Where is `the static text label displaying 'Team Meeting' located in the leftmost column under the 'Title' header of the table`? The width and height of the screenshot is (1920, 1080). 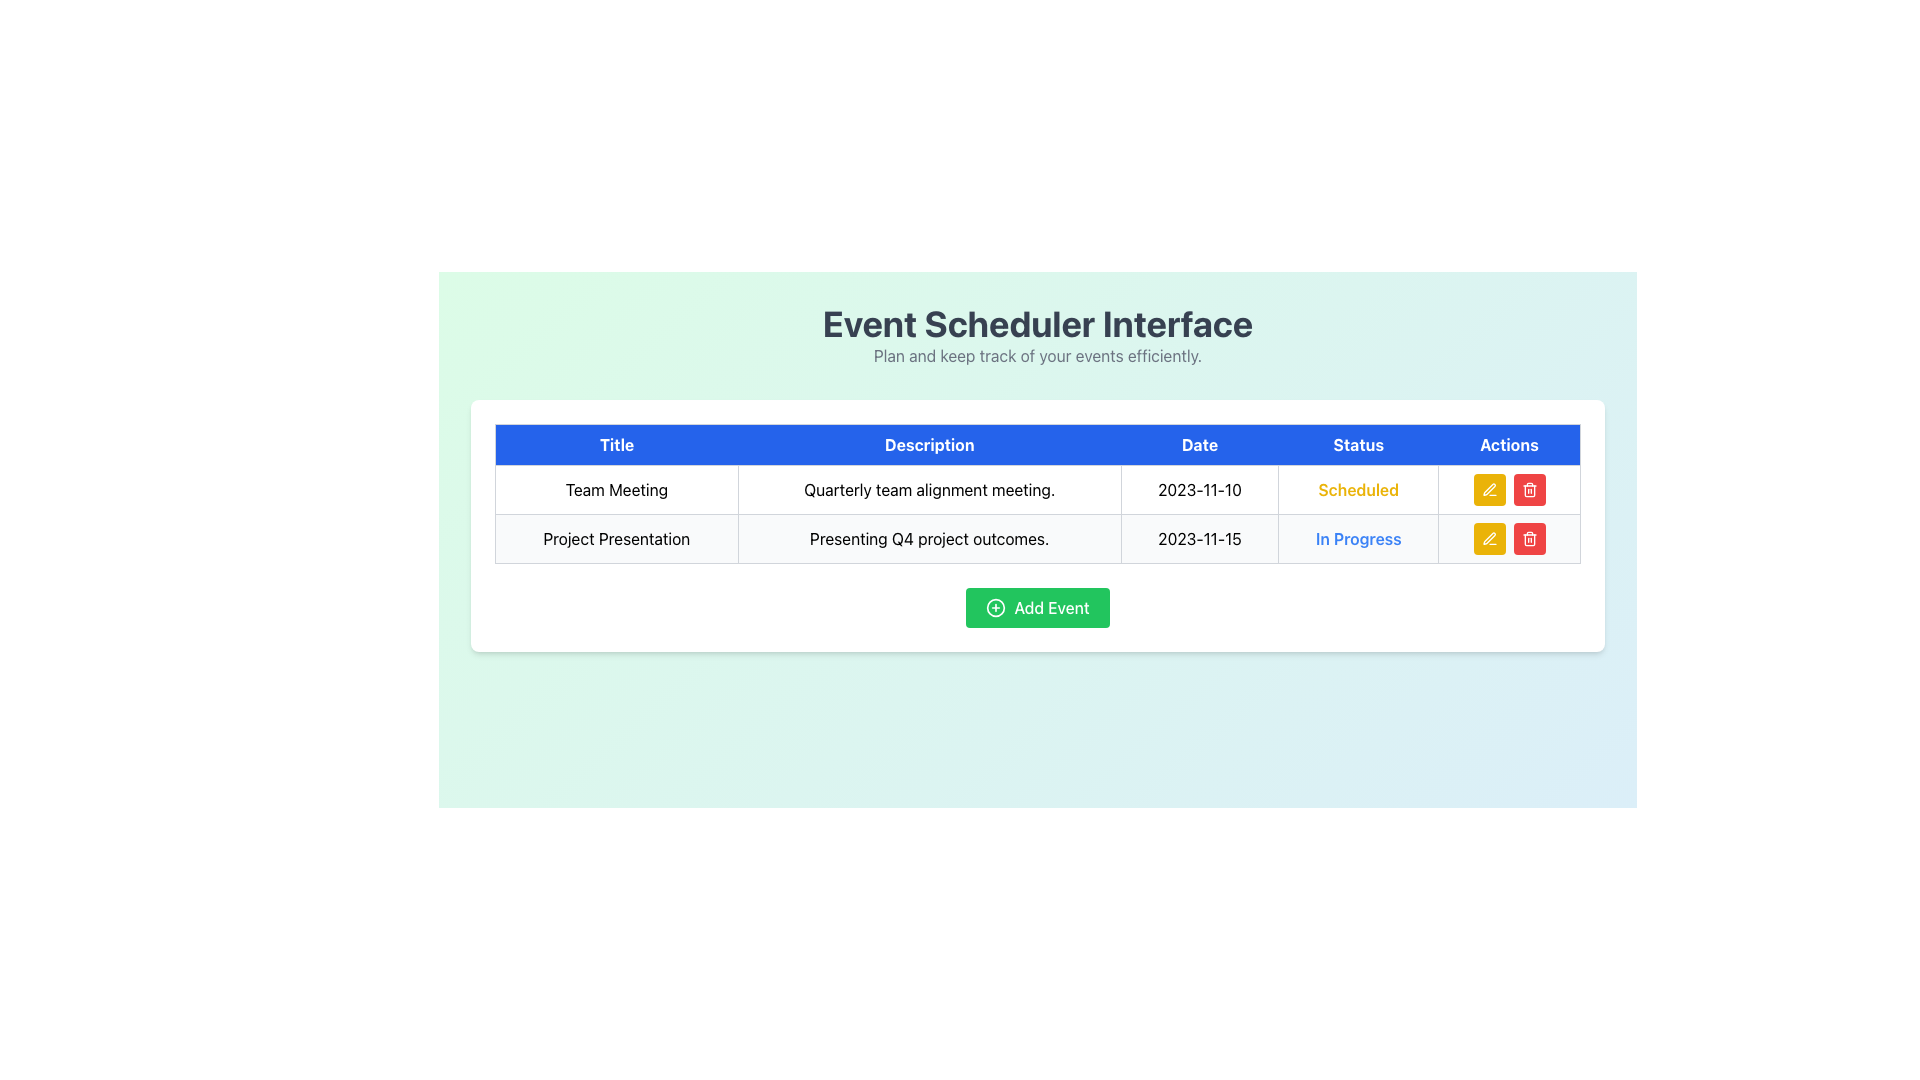 the static text label displaying 'Team Meeting' located in the leftmost column under the 'Title' header of the table is located at coordinates (615, 489).